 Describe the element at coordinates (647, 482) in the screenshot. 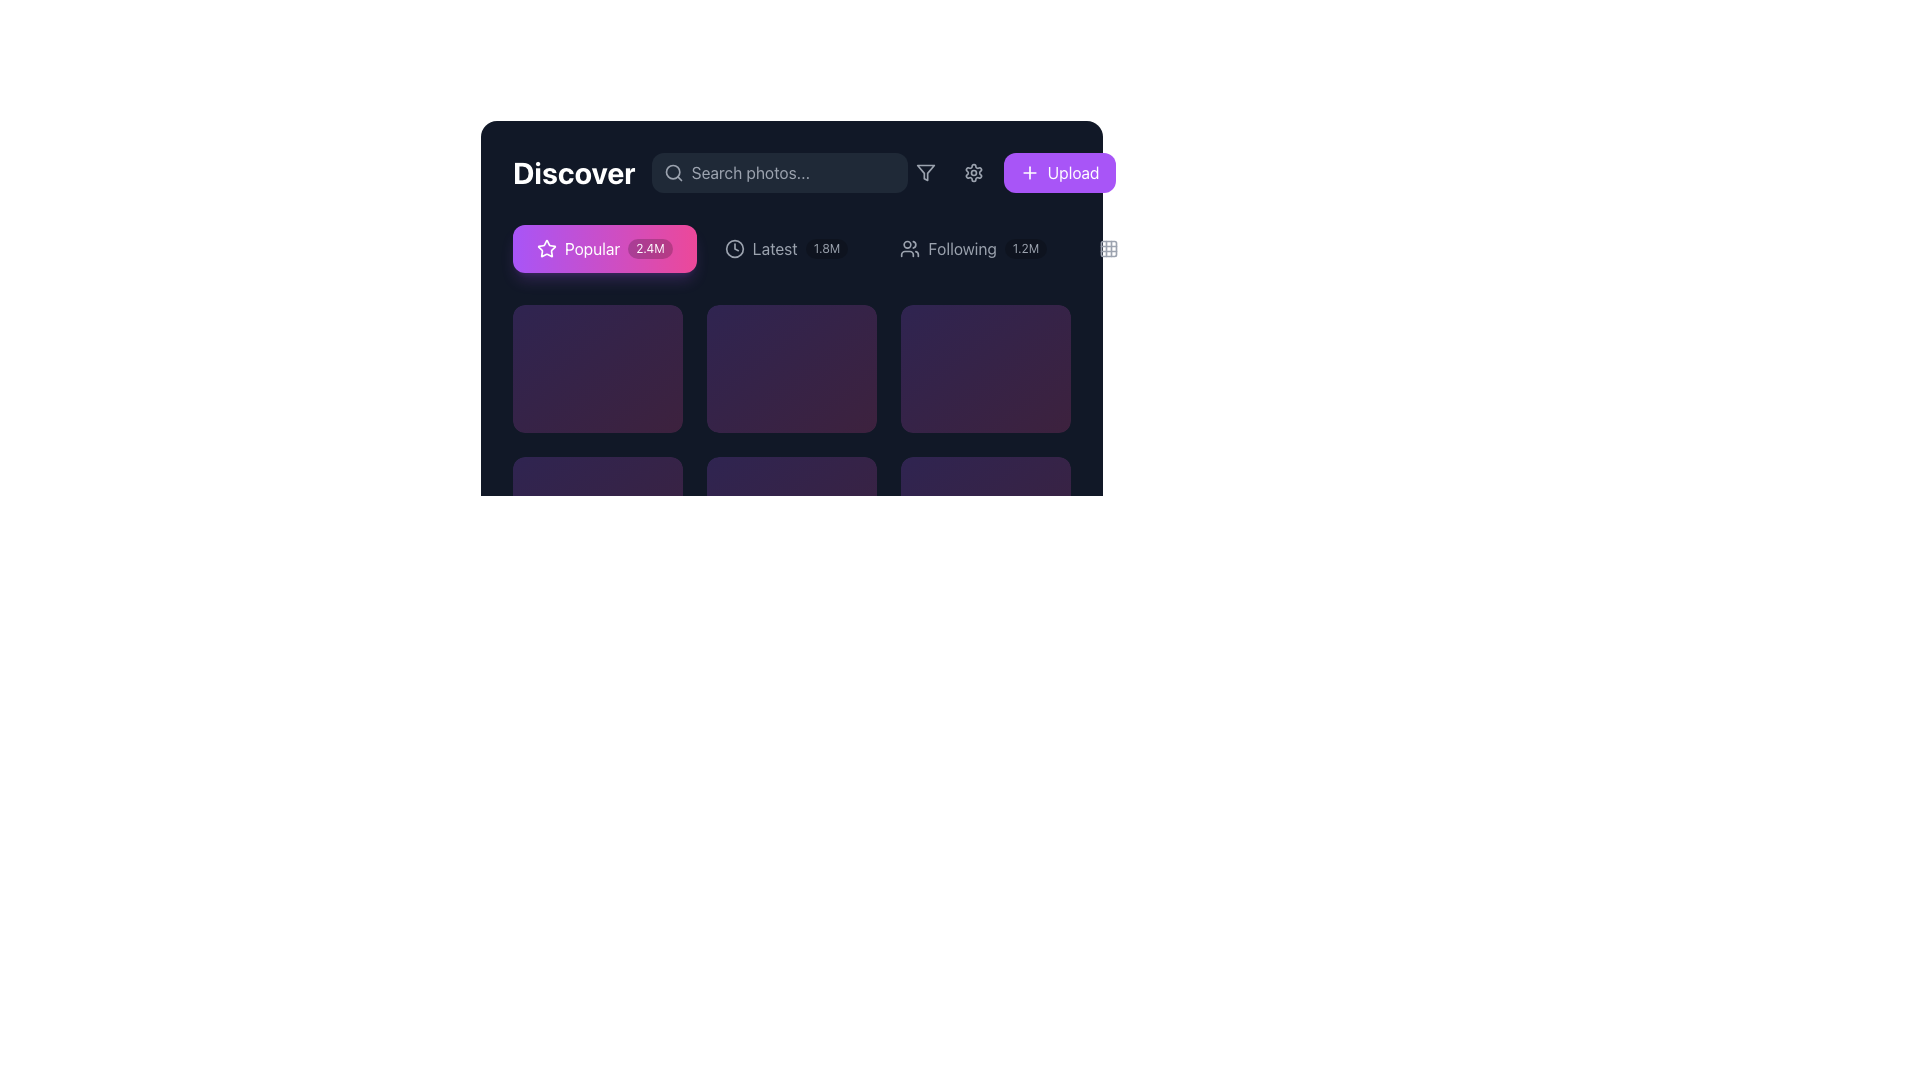

I see `SVG icon representing a bookmarking action, centrally located within its circular button-like structure` at that location.